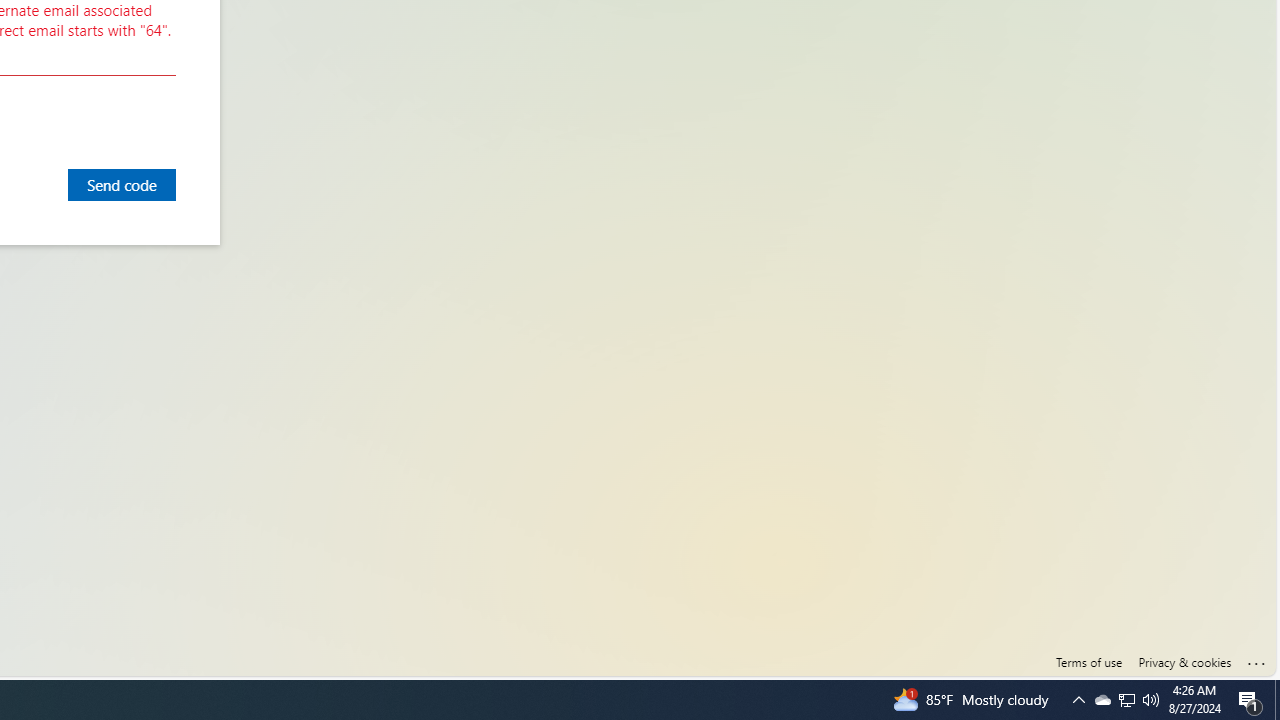 The width and height of the screenshot is (1280, 720). What do you see at coordinates (121, 184) in the screenshot?
I see `'Send code'` at bounding box center [121, 184].